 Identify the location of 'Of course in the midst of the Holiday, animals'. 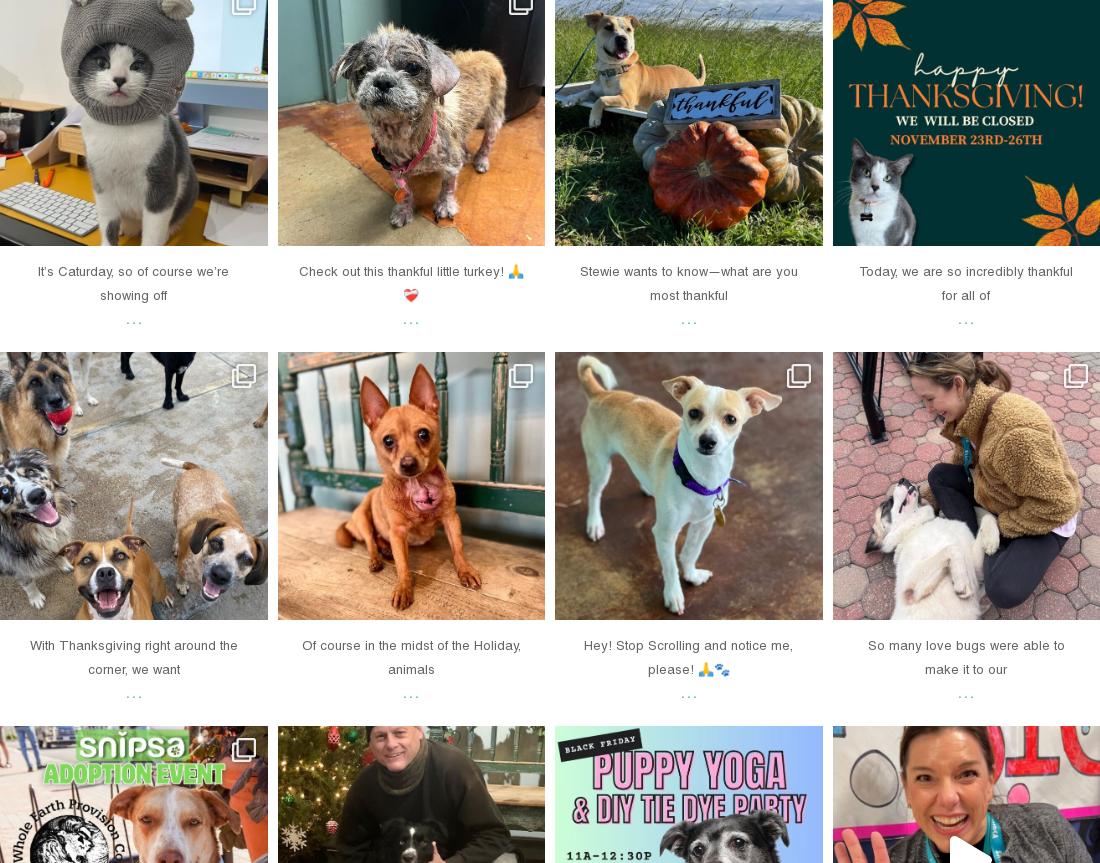
(410, 655).